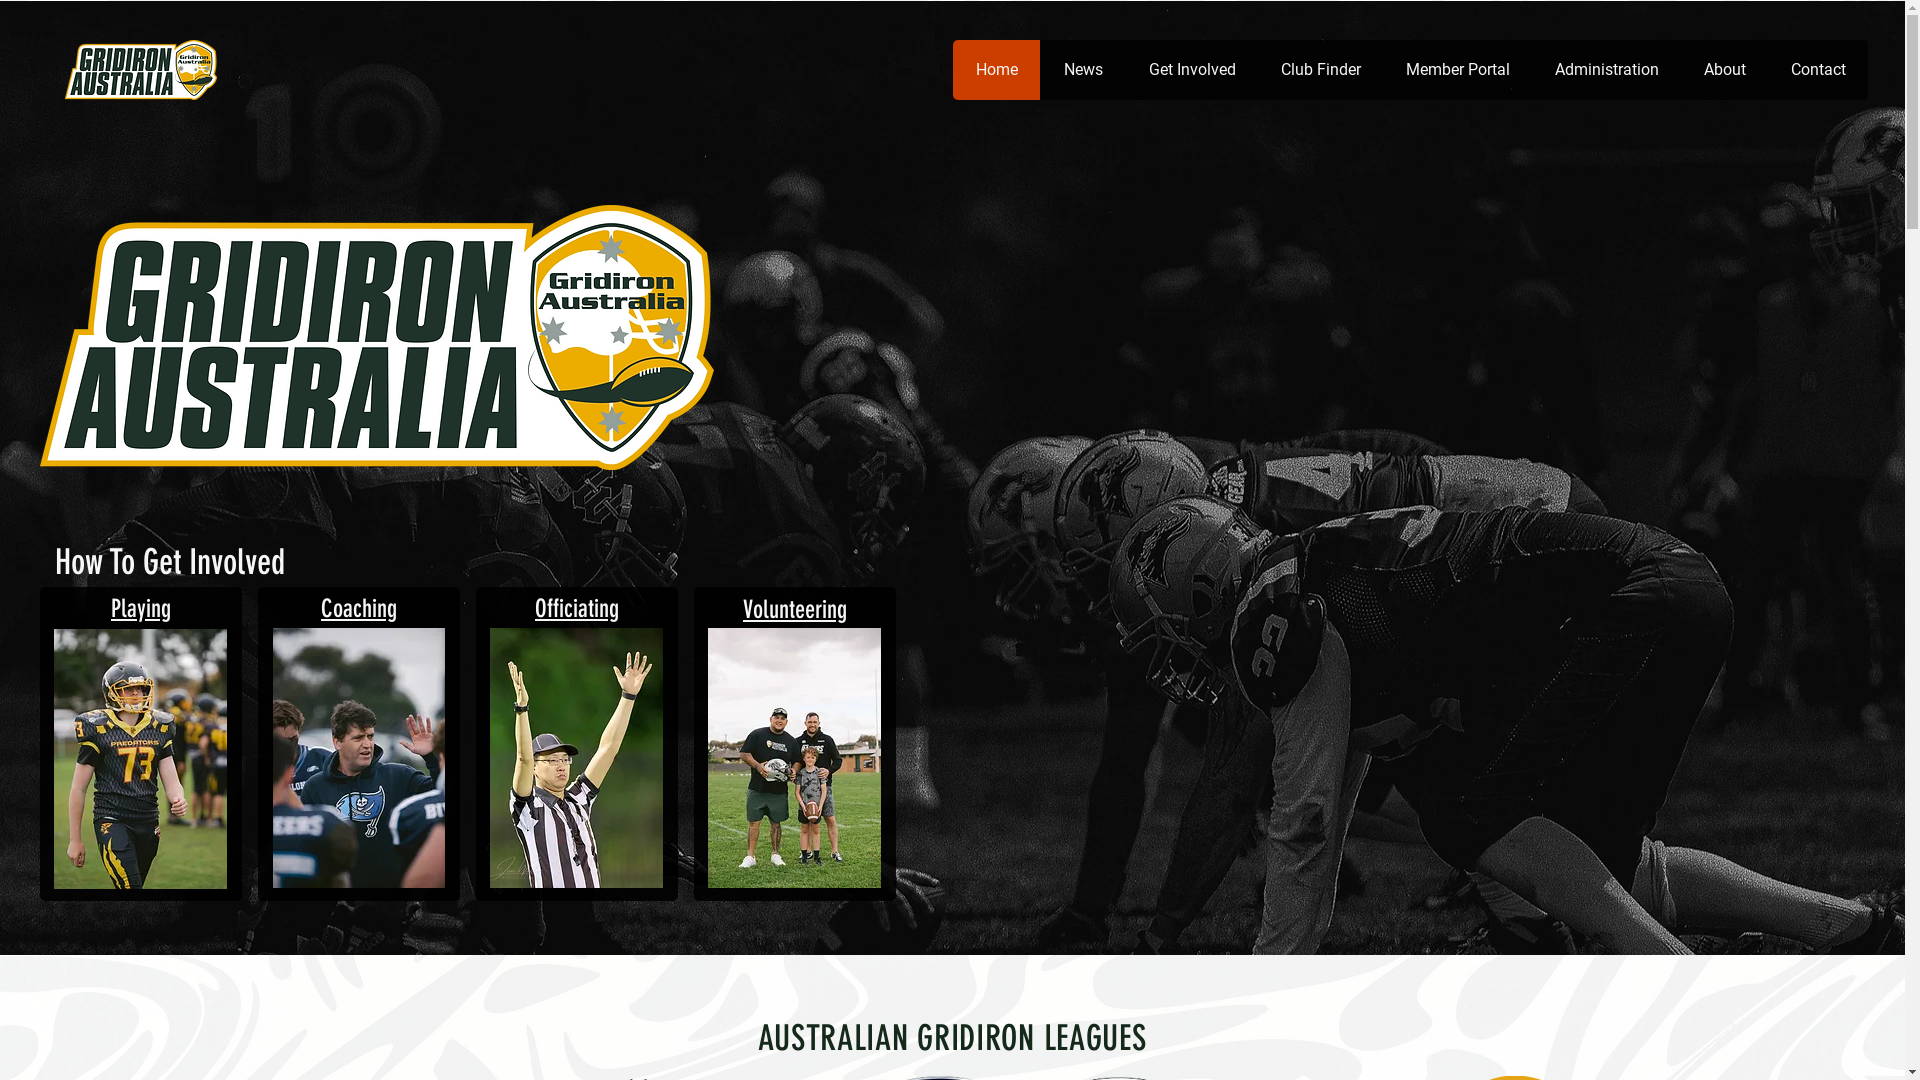  Describe the element at coordinates (794, 608) in the screenshot. I see `'Volunteering'` at that location.